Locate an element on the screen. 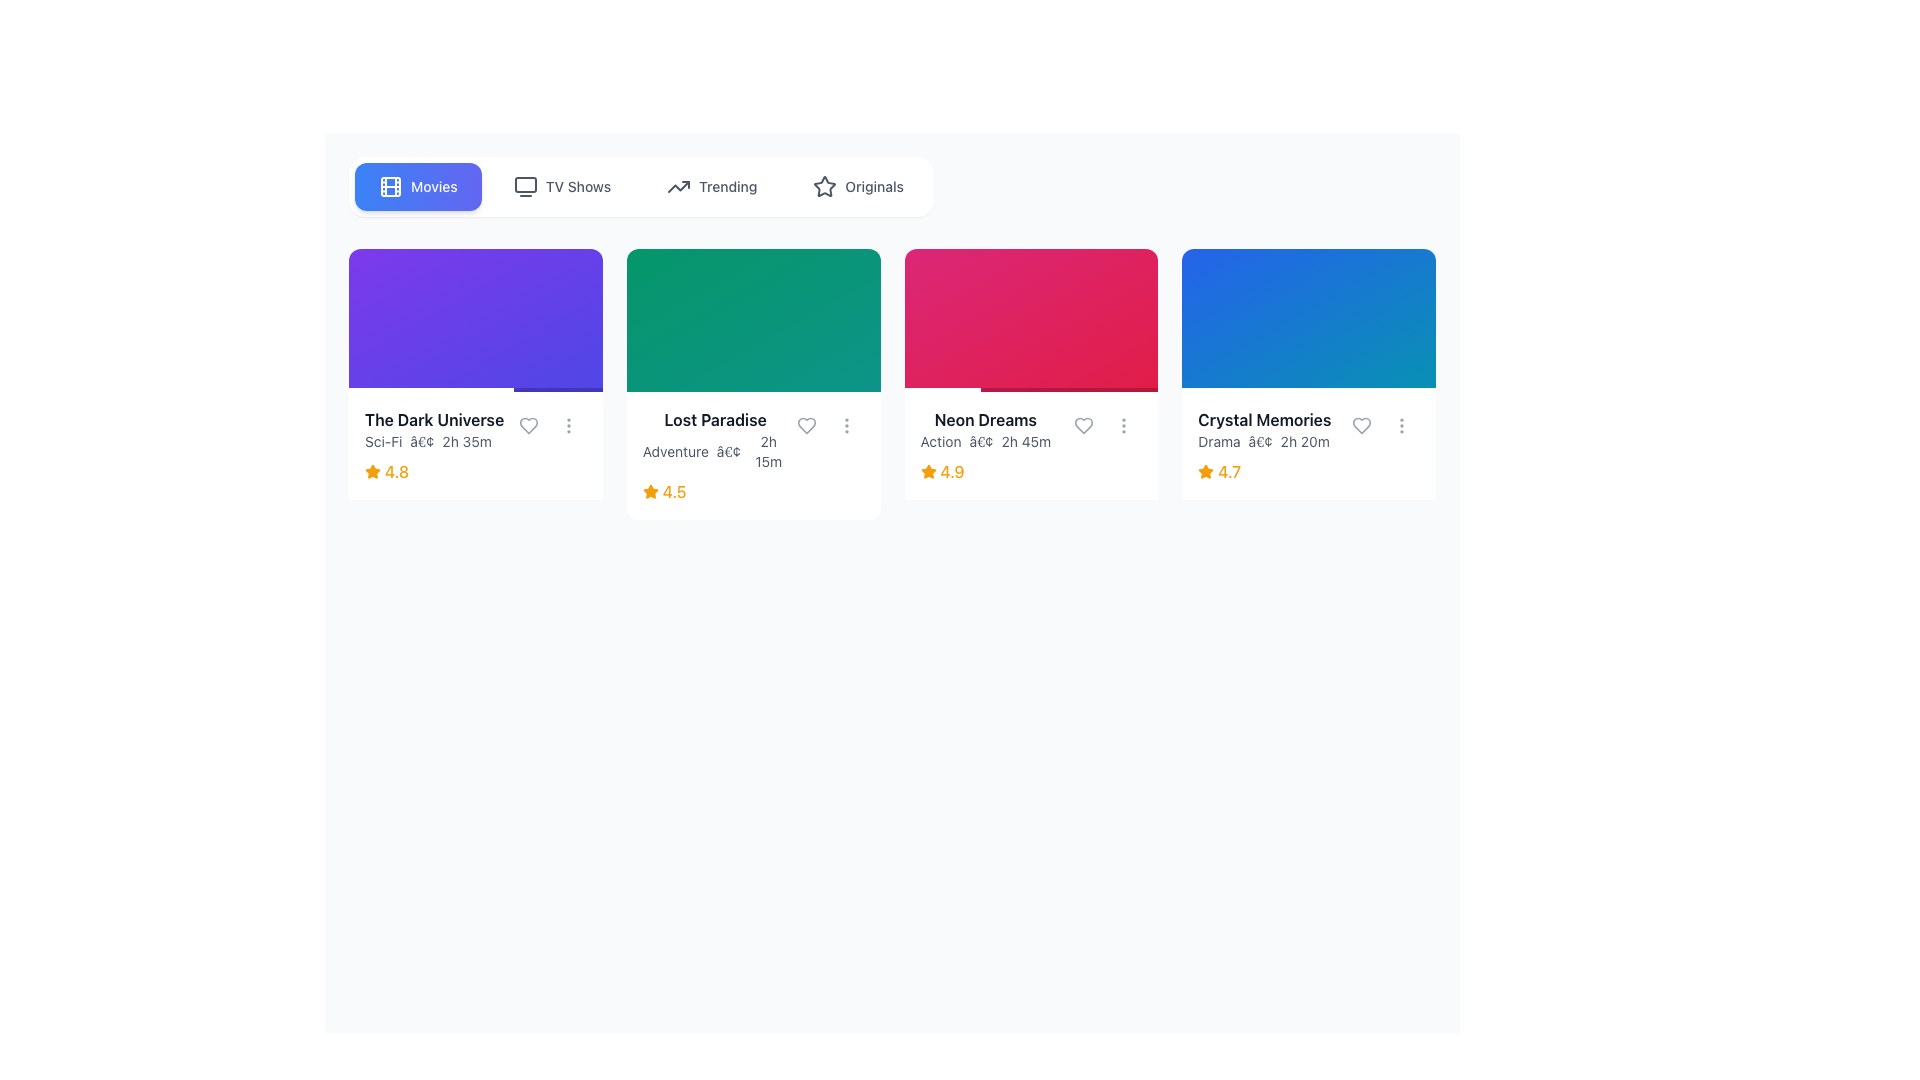 The height and width of the screenshot is (1080, 1920). the informational text displaying '2h 45m', which is styled in gray and part of the movie details for 'Neon Dreams' is located at coordinates (1026, 440).